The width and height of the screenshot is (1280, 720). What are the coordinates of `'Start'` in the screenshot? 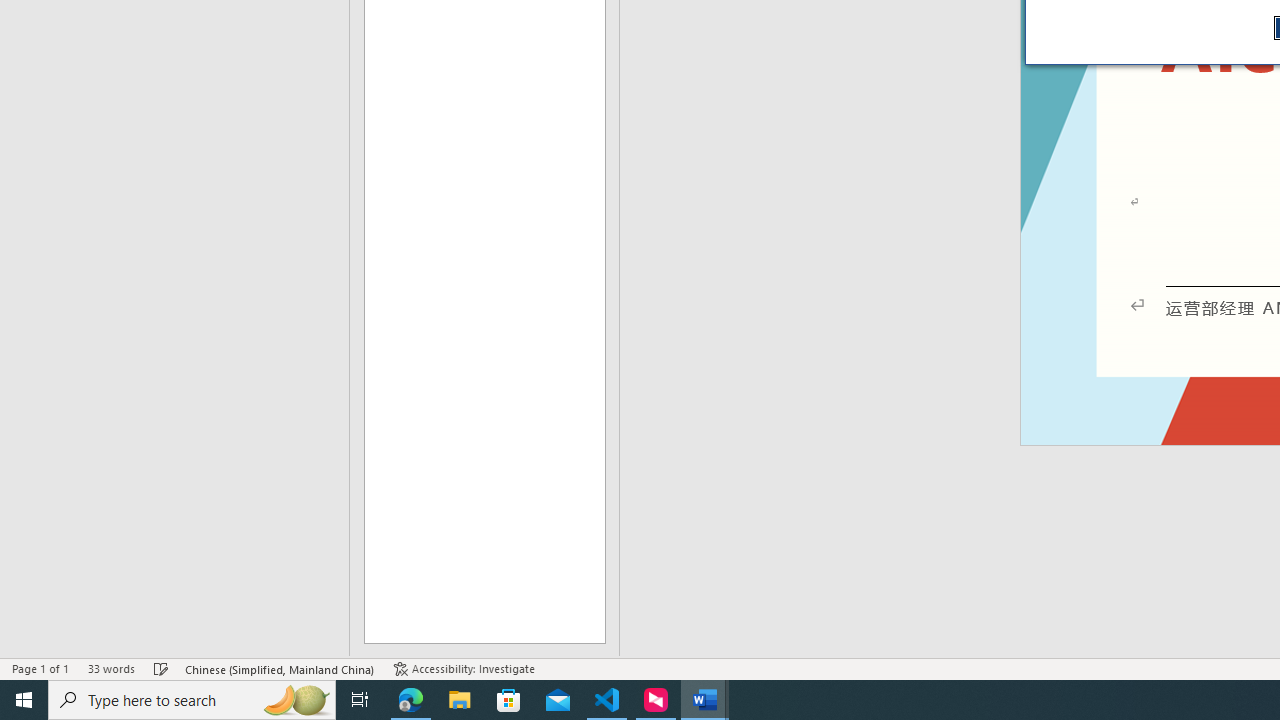 It's located at (24, 698).